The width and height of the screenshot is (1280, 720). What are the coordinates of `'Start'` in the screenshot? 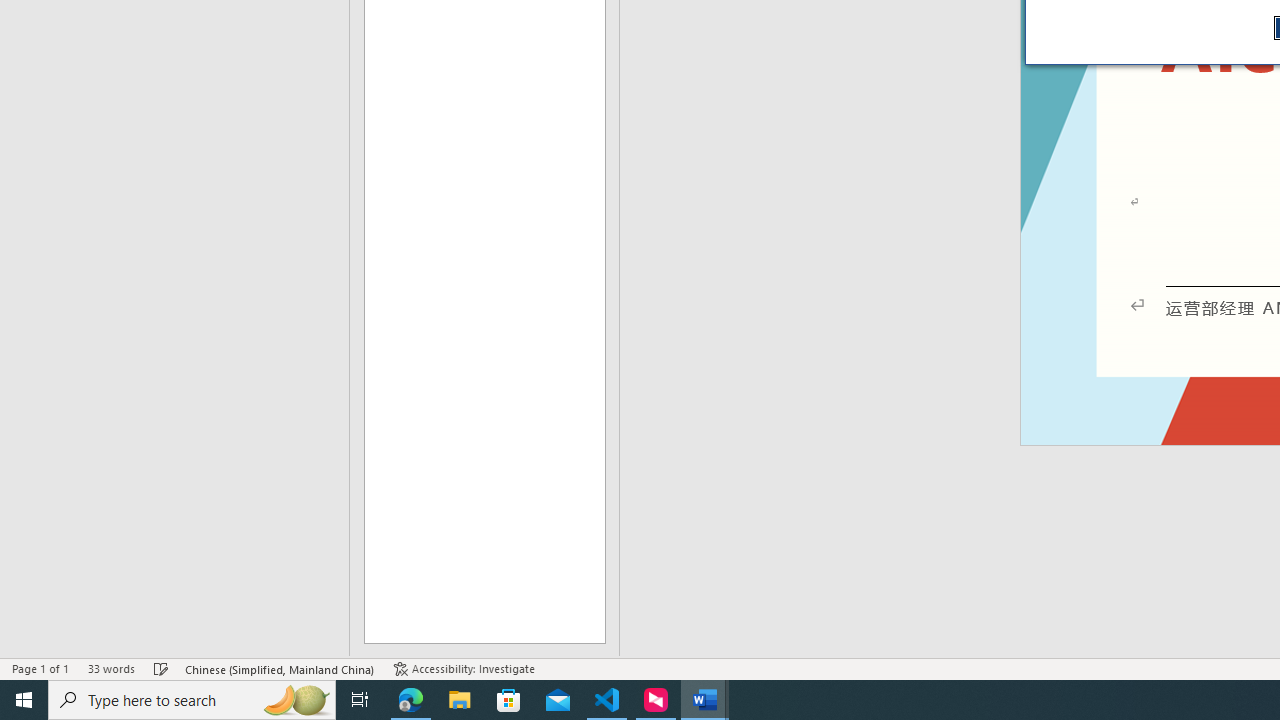 It's located at (24, 698).